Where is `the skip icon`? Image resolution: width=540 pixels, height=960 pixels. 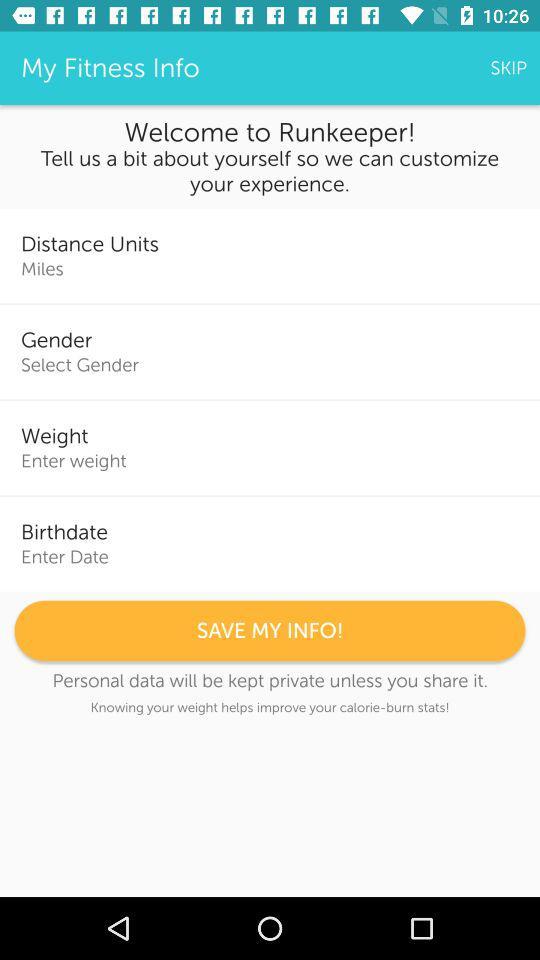
the skip icon is located at coordinates (508, 68).